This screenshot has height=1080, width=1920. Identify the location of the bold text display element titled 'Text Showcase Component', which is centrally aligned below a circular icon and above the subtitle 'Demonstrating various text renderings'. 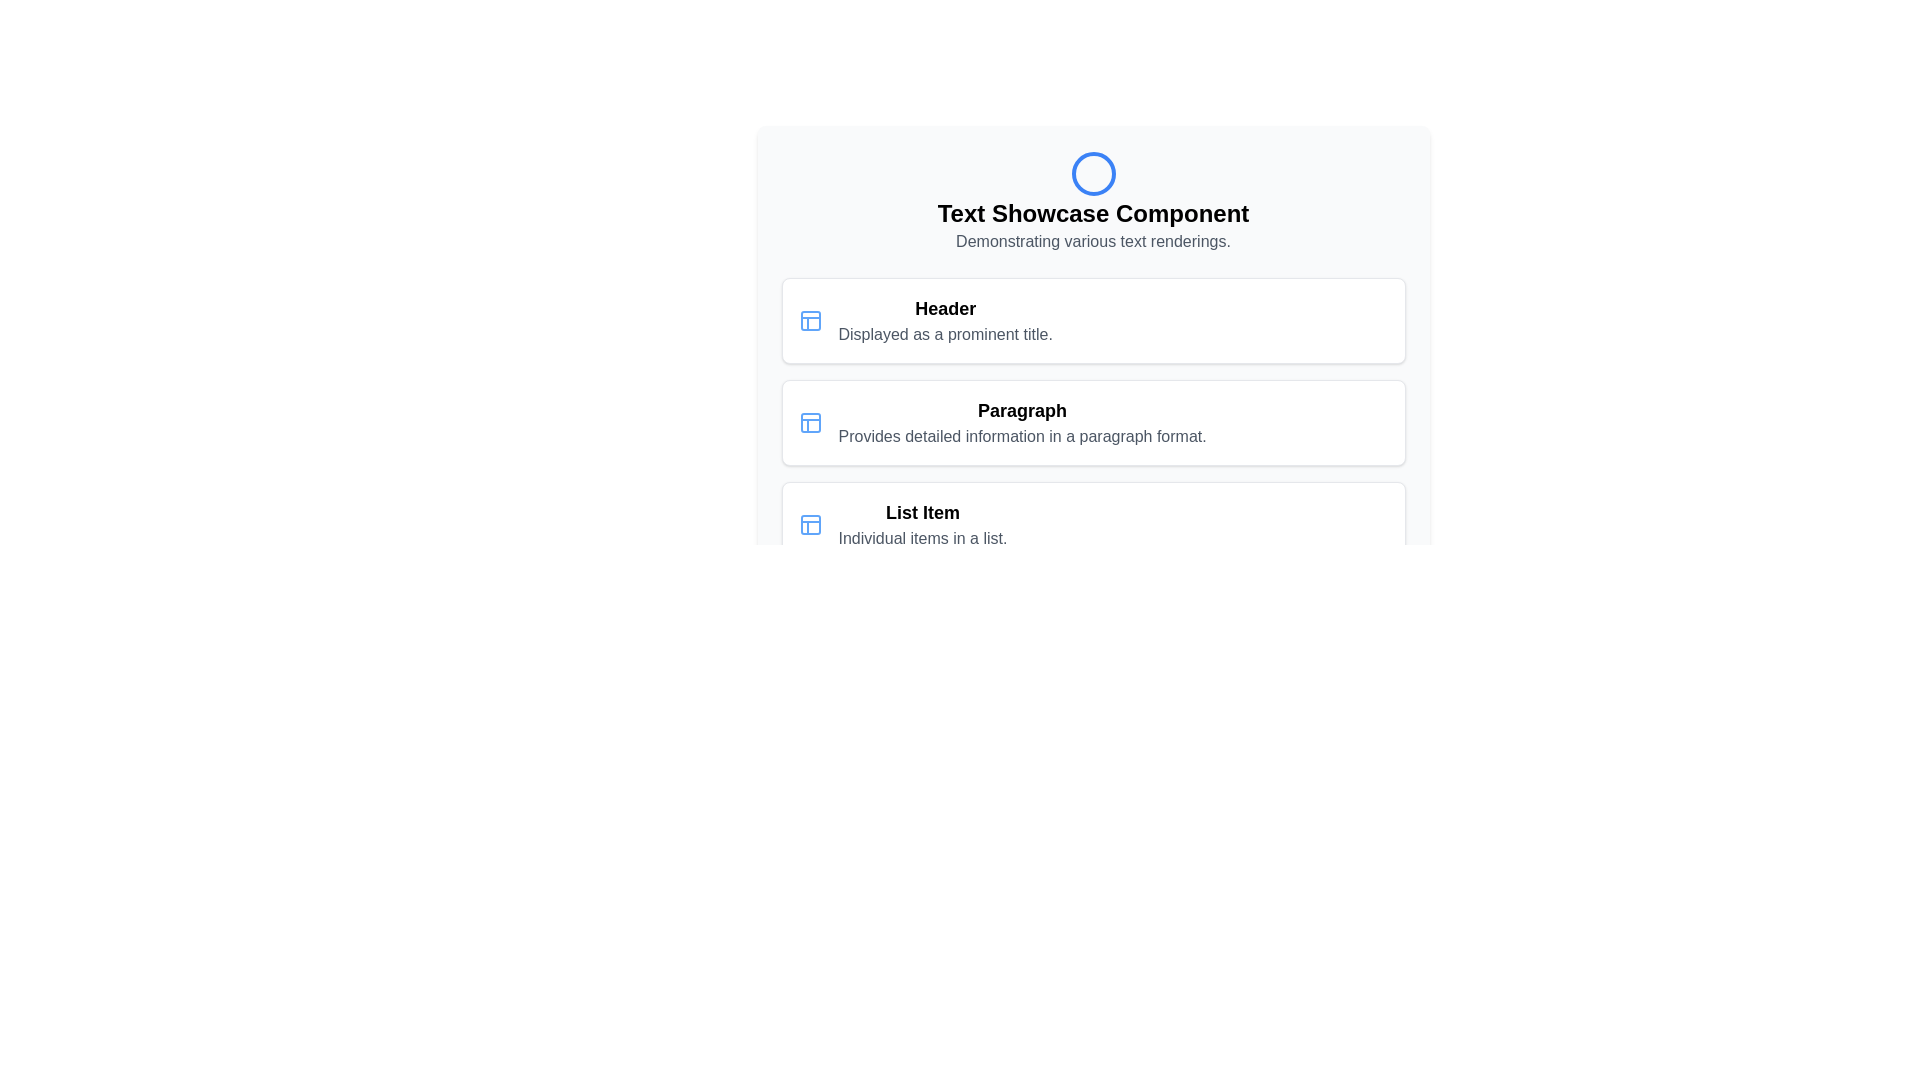
(1092, 213).